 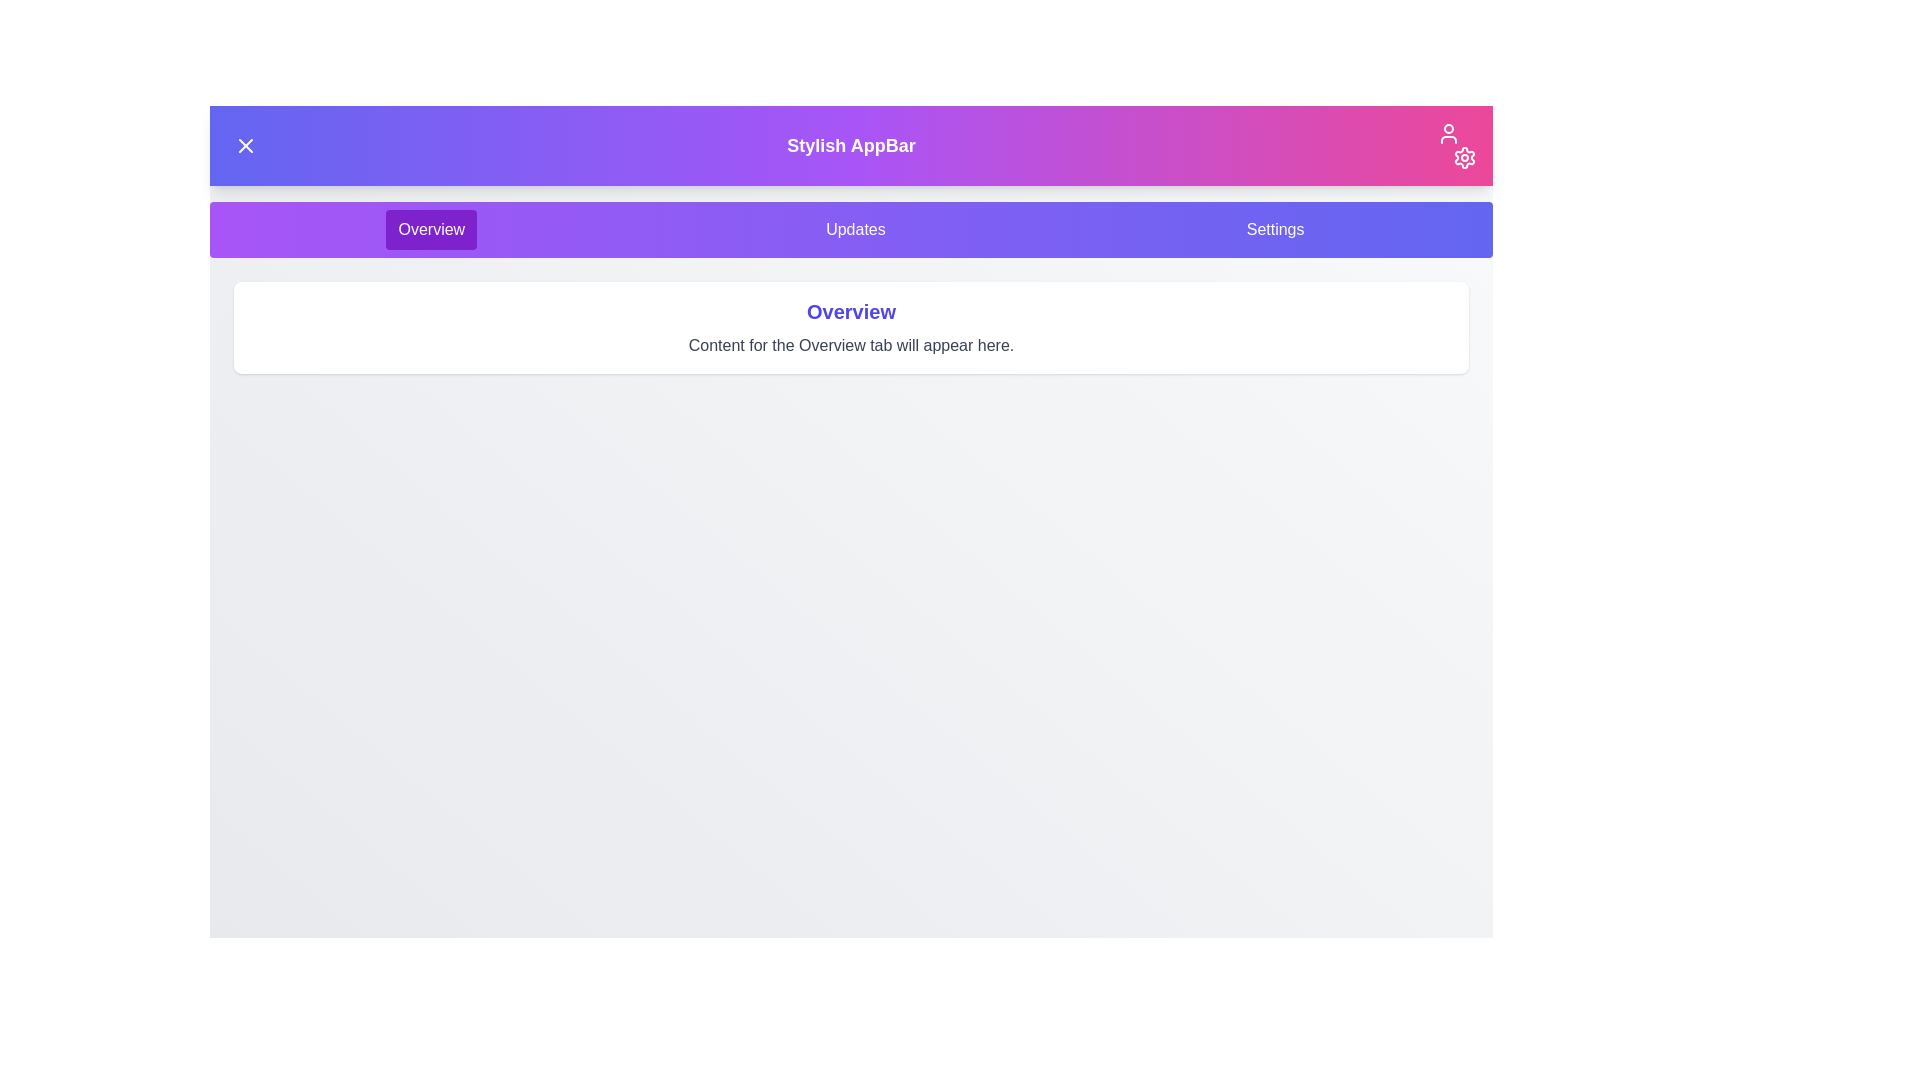 I want to click on the Settings tab by clicking on it, so click(x=1274, y=229).